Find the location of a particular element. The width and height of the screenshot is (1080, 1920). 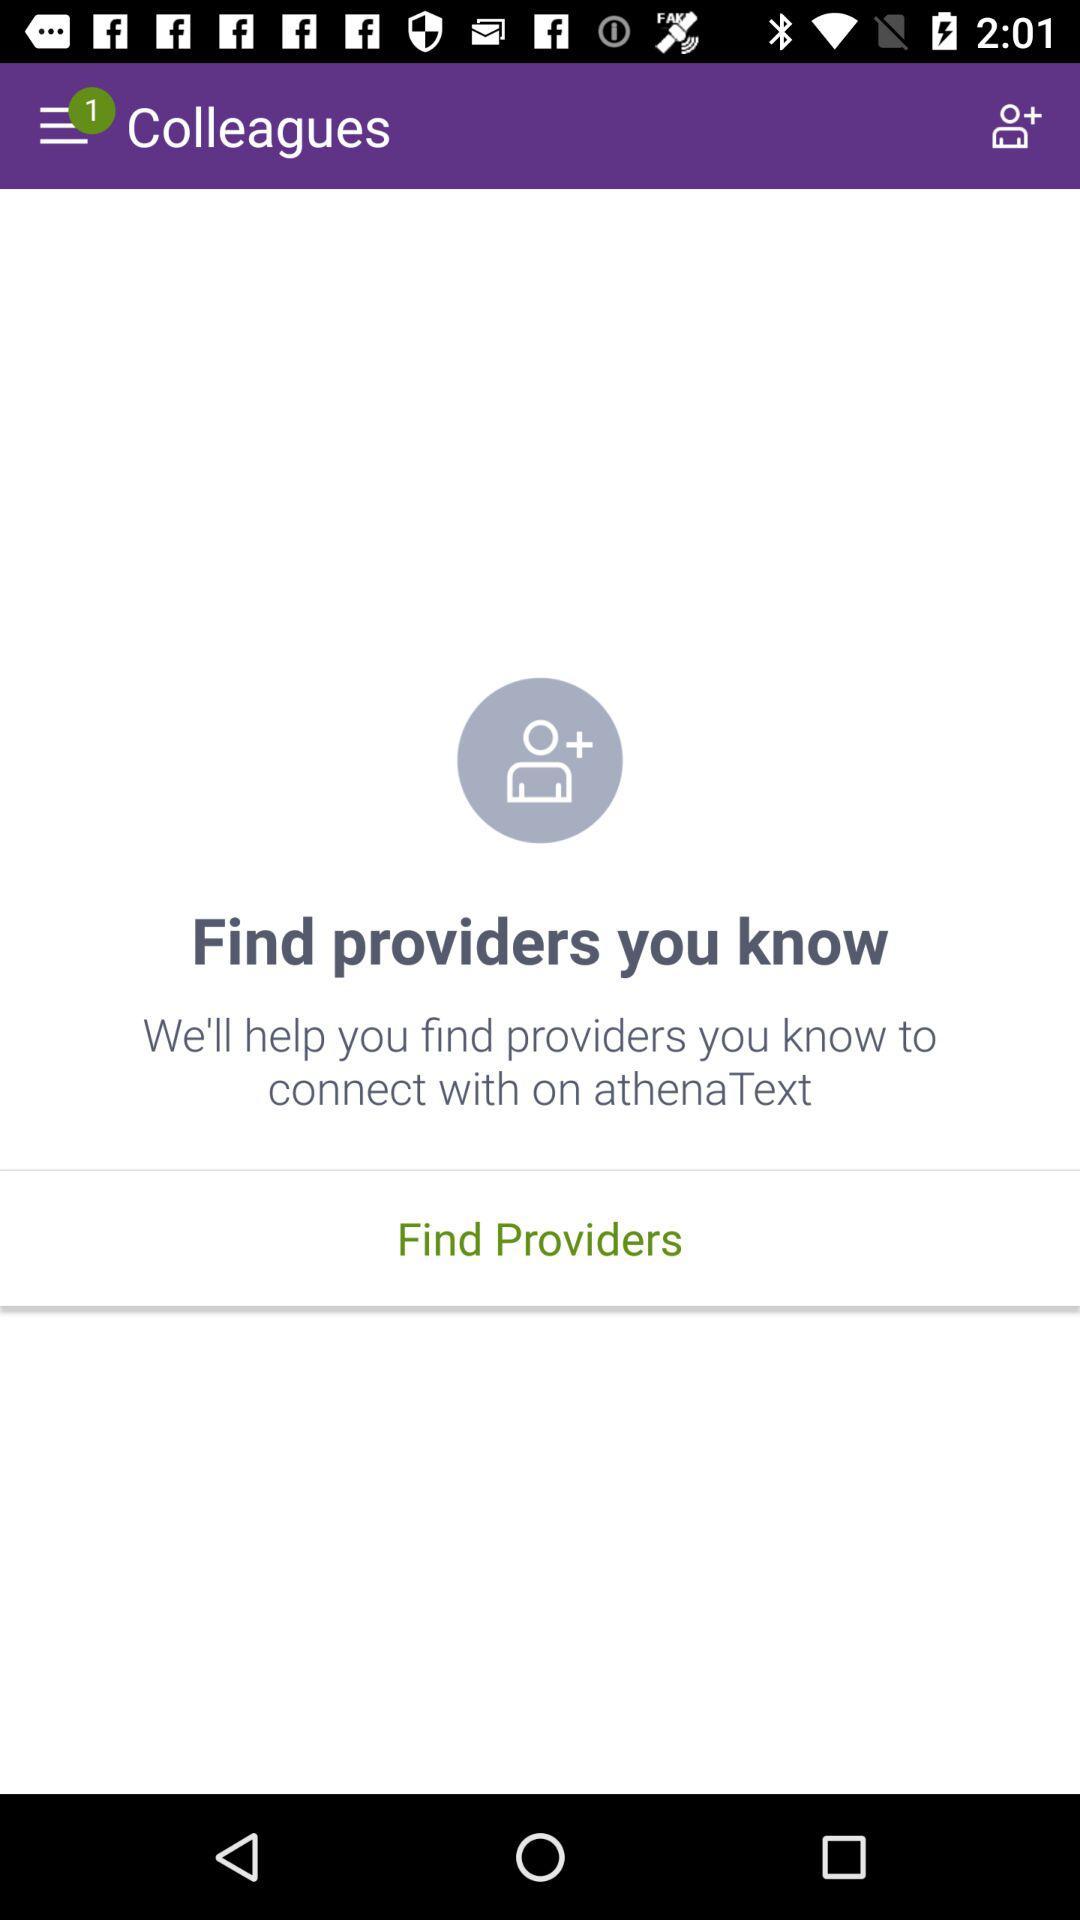

the item at the top right corner is located at coordinates (1017, 124).